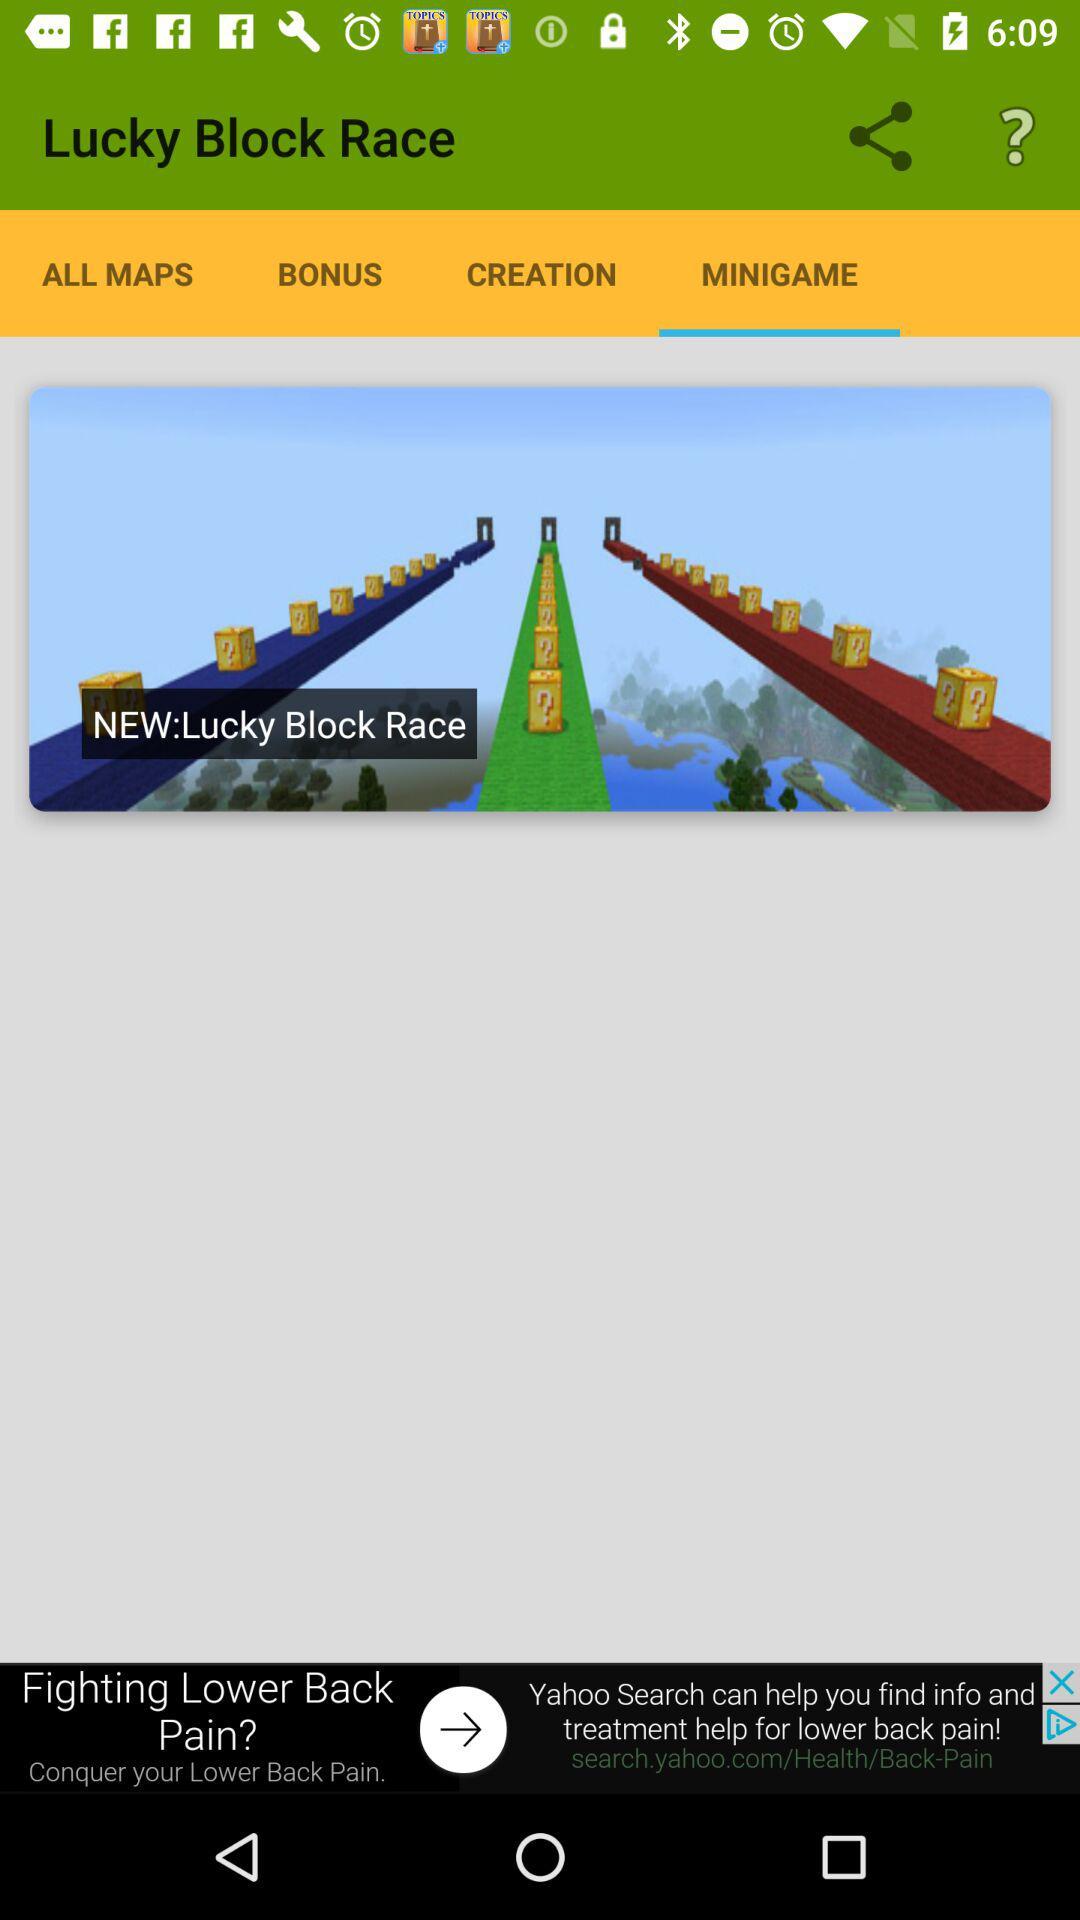 This screenshot has width=1080, height=1920. Describe the element at coordinates (1017, 136) in the screenshot. I see `the question mark icon at top right corner right to share icon` at that location.